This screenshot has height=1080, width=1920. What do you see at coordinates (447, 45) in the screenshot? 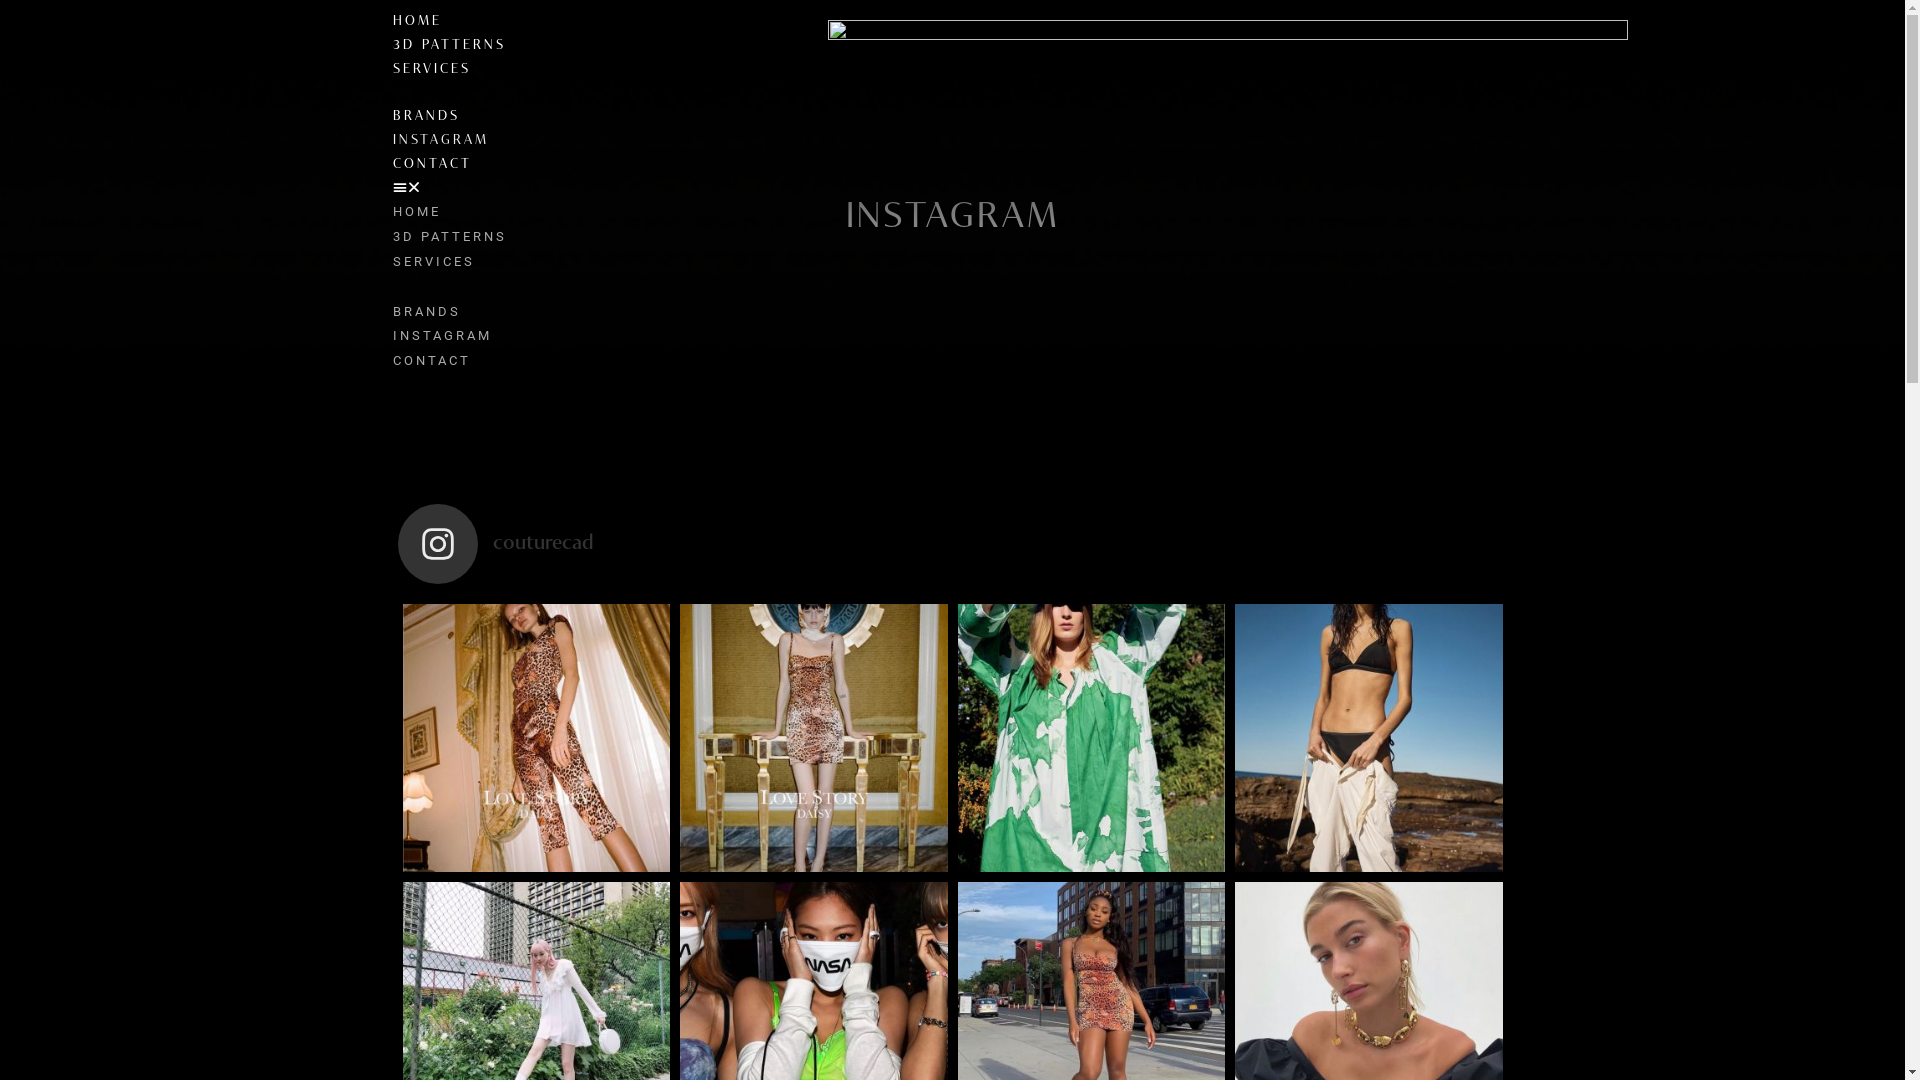
I see `'3D PATTERNS'` at bounding box center [447, 45].